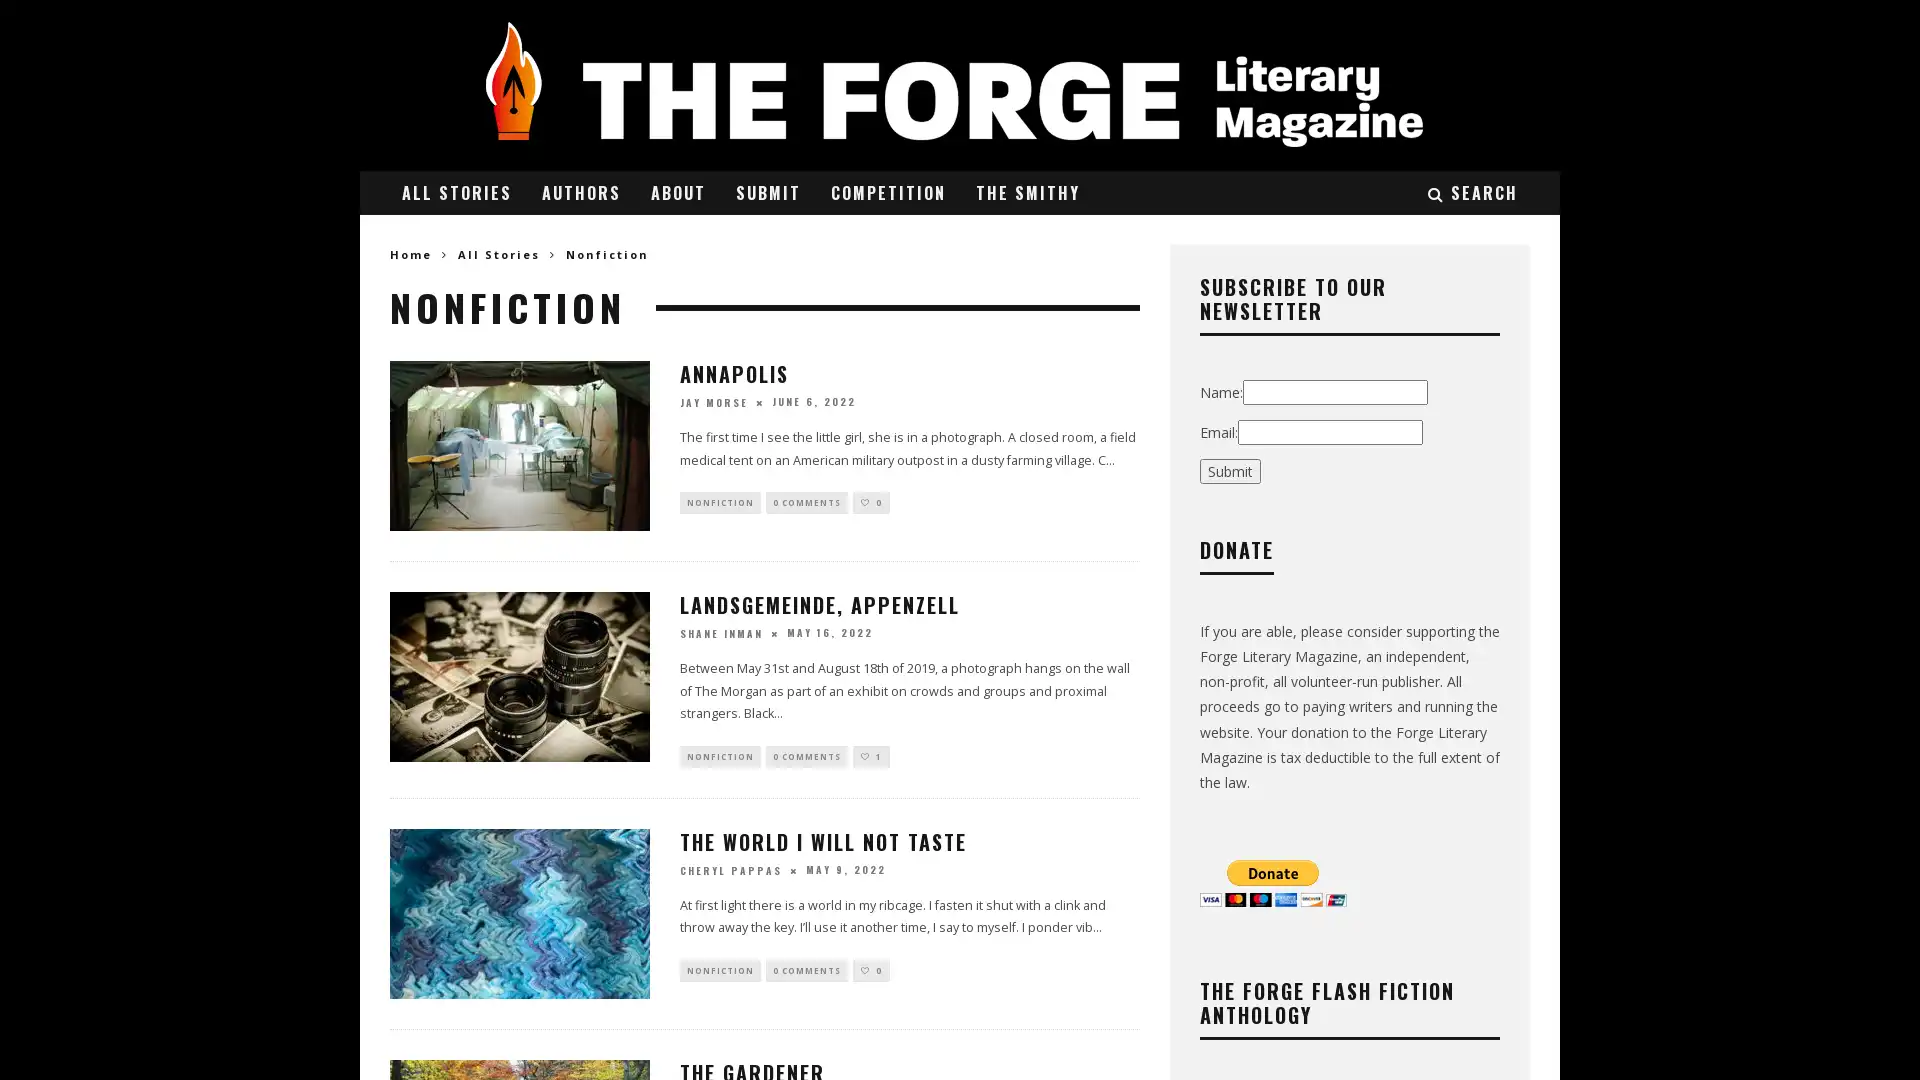 The height and width of the screenshot is (1080, 1920). Describe the element at coordinates (1229, 470) in the screenshot. I see `Submit` at that location.